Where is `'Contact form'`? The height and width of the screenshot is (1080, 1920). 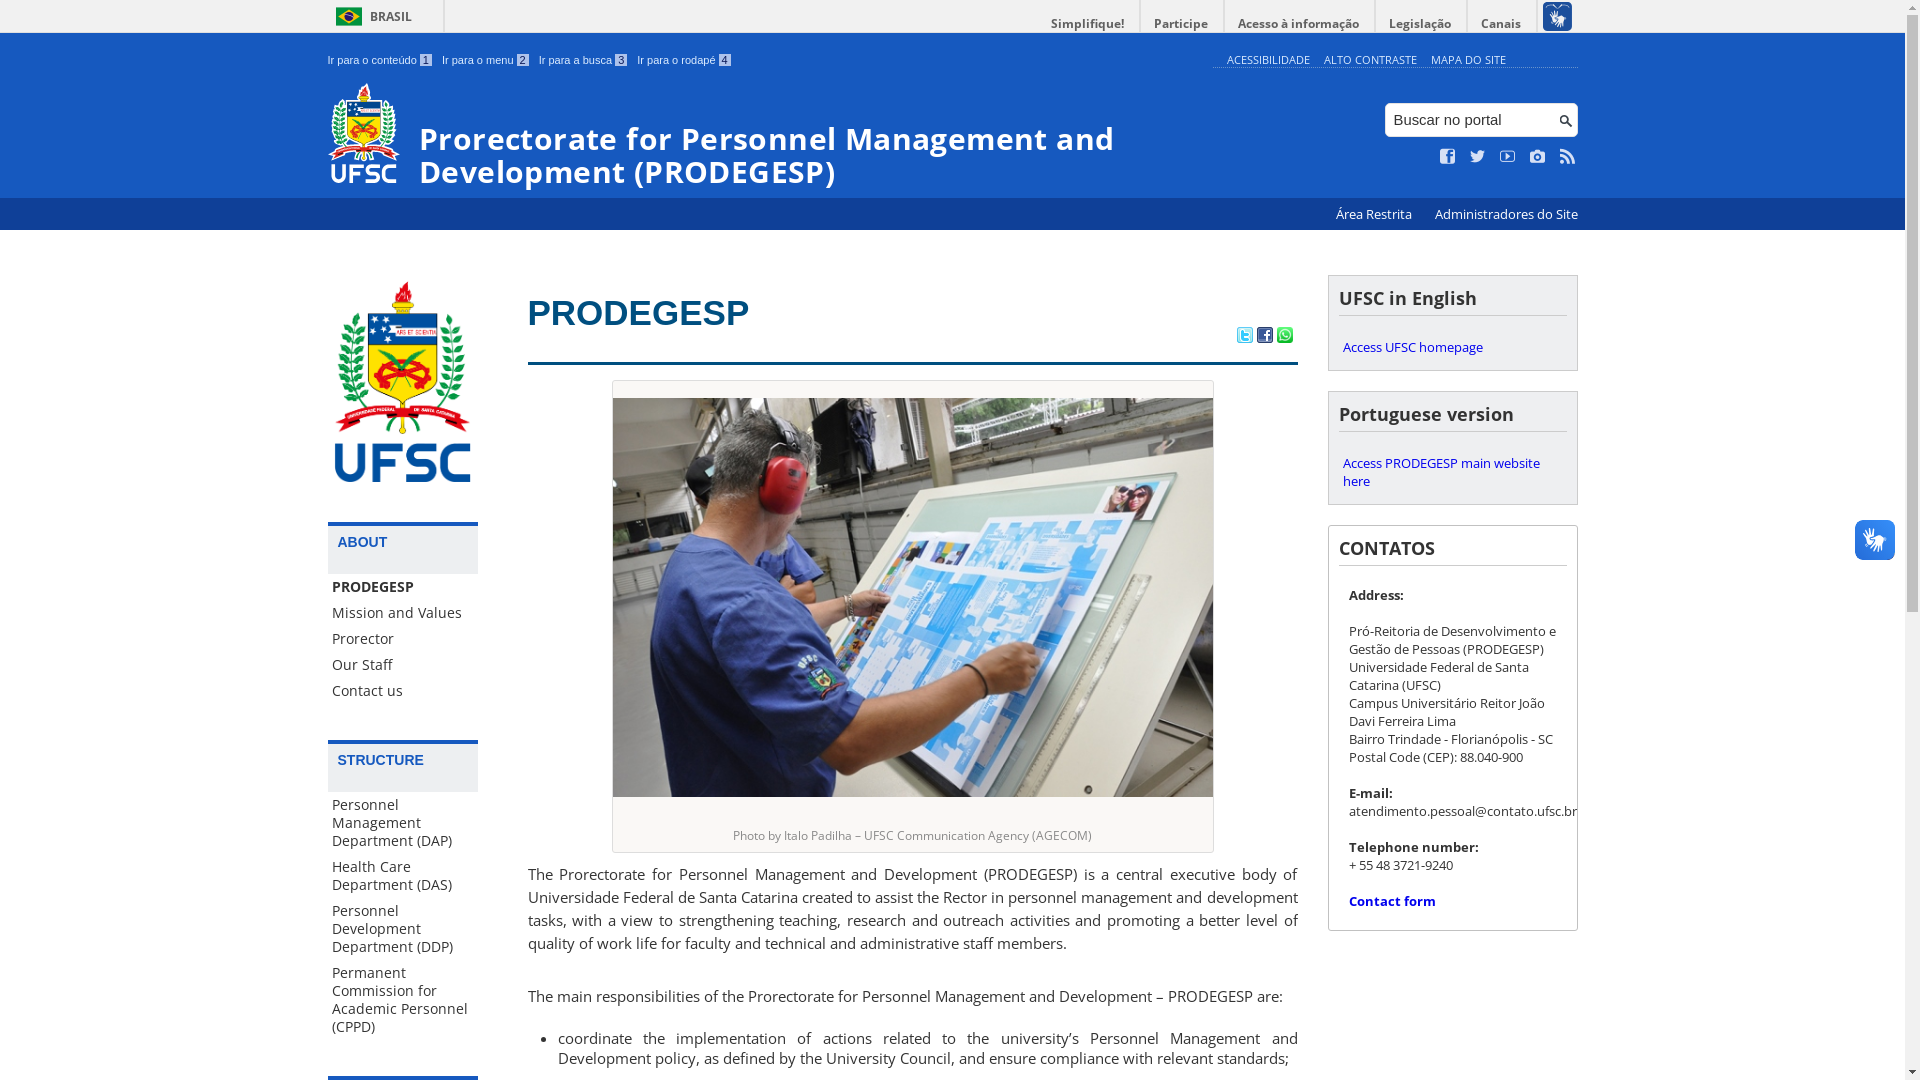 'Contact form' is located at coordinates (1390, 901).